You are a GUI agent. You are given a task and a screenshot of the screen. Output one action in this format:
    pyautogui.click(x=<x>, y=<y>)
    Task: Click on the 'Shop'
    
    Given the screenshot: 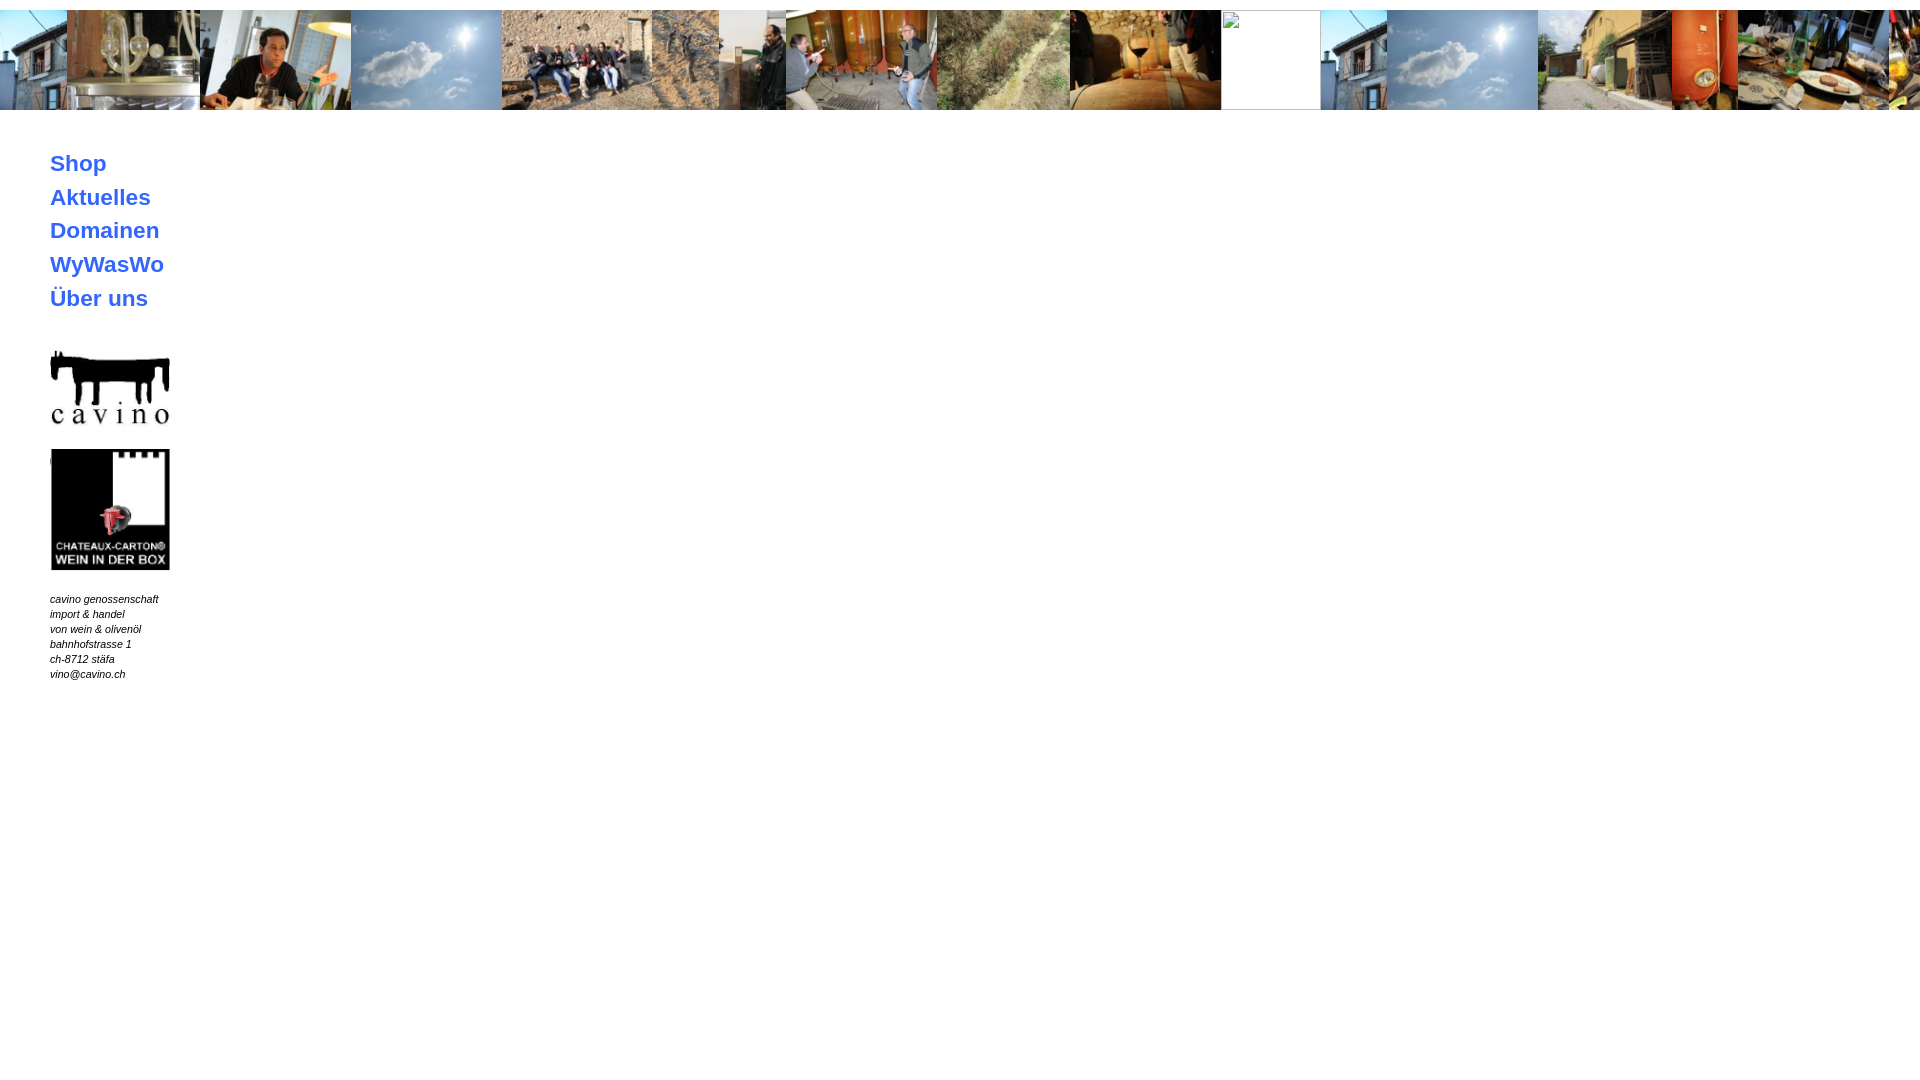 What is the action you would take?
    pyautogui.click(x=78, y=161)
    